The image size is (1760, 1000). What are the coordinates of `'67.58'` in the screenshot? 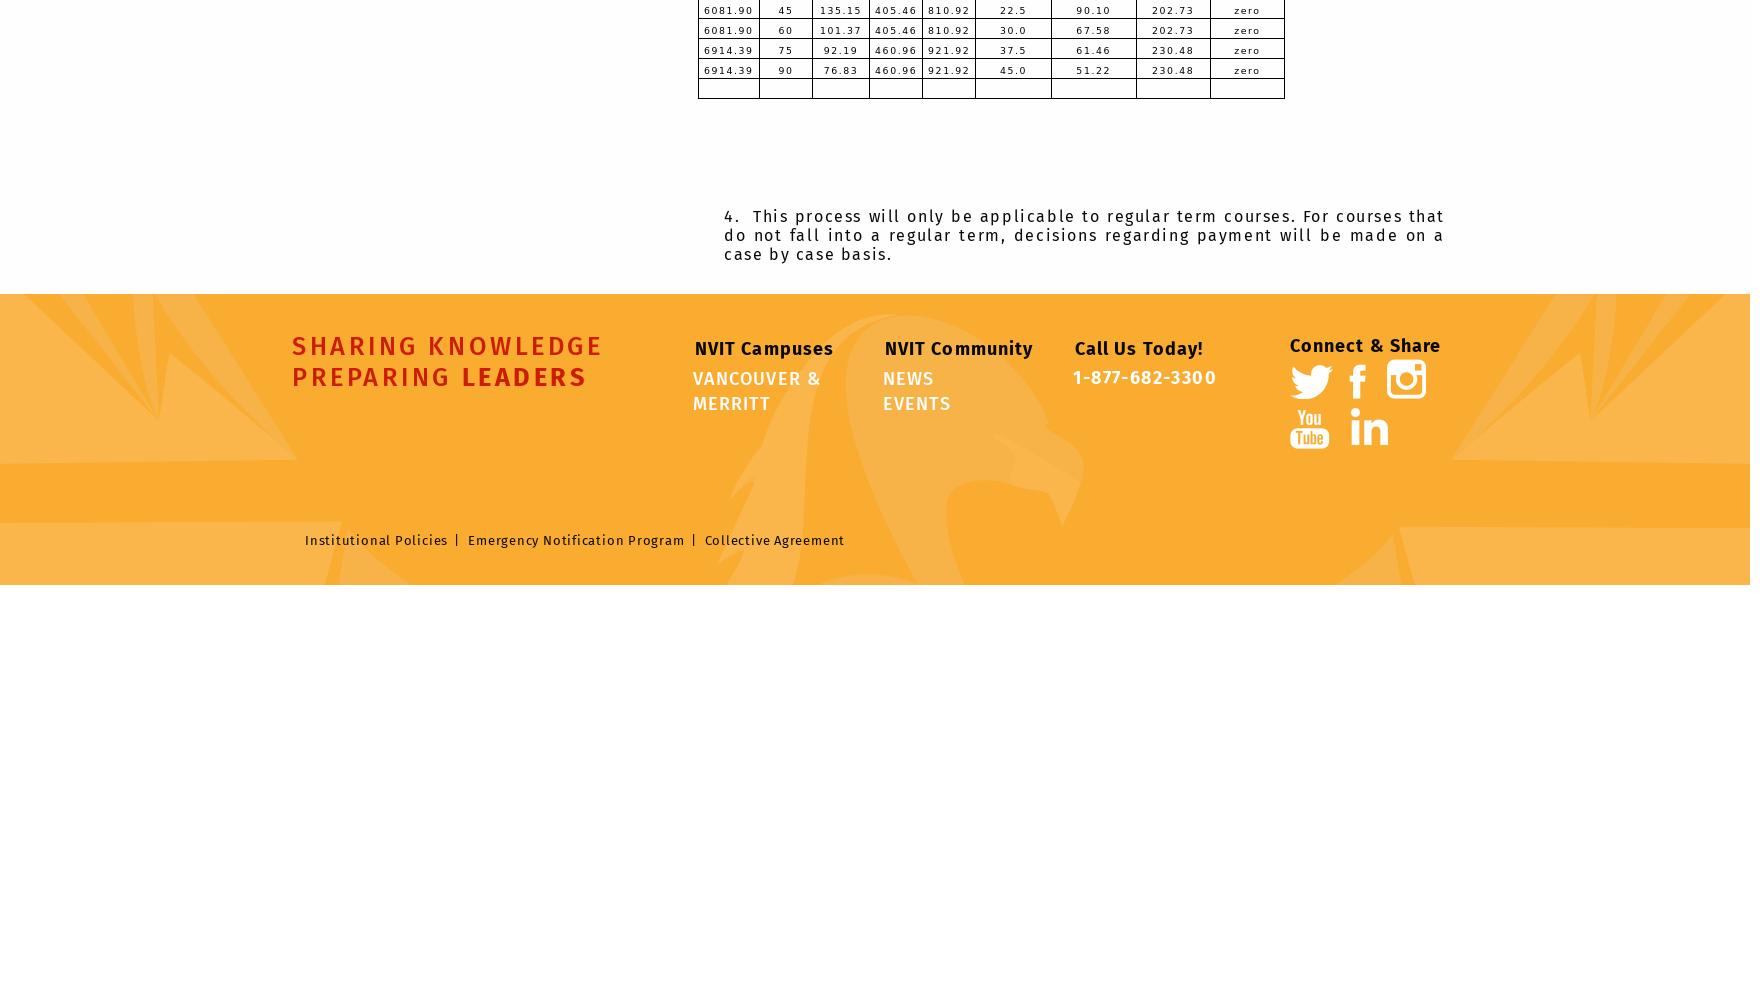 It's located at (1093, 29).